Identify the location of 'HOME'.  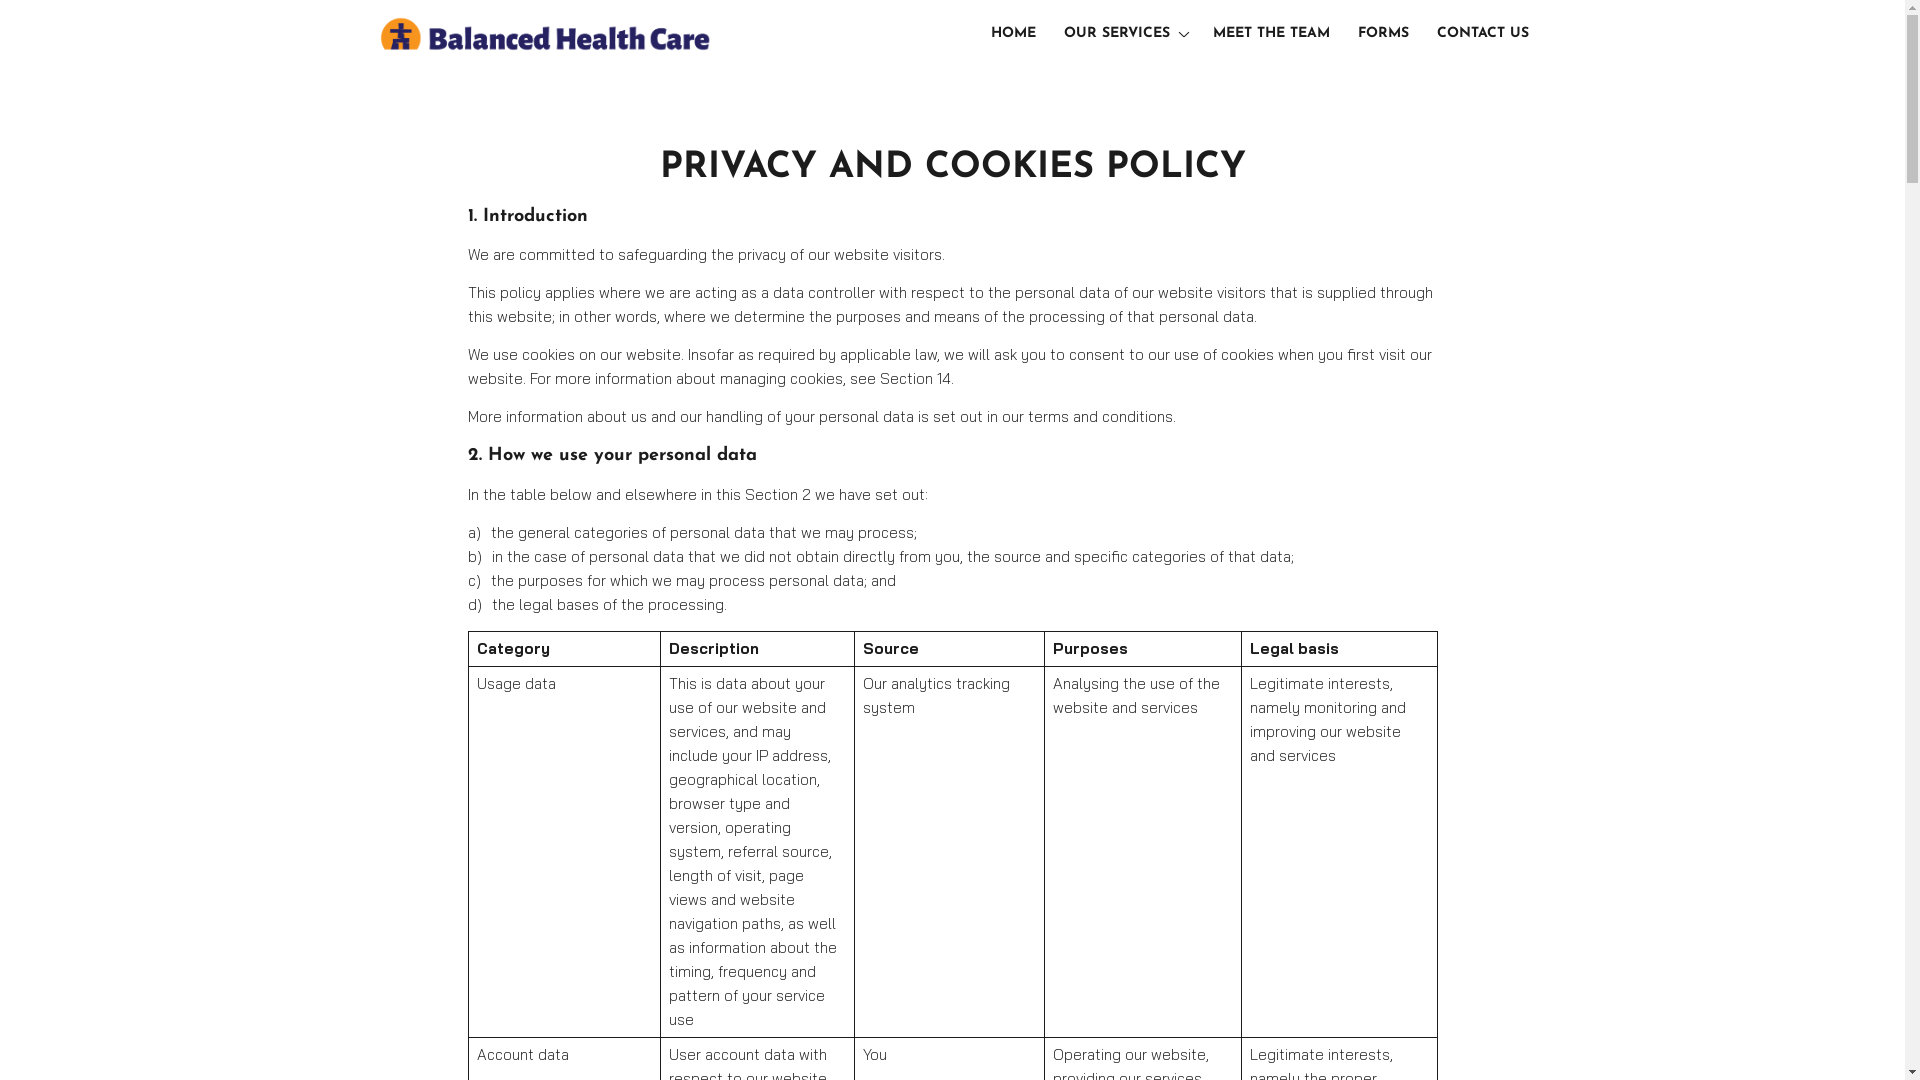
(1013, 34).